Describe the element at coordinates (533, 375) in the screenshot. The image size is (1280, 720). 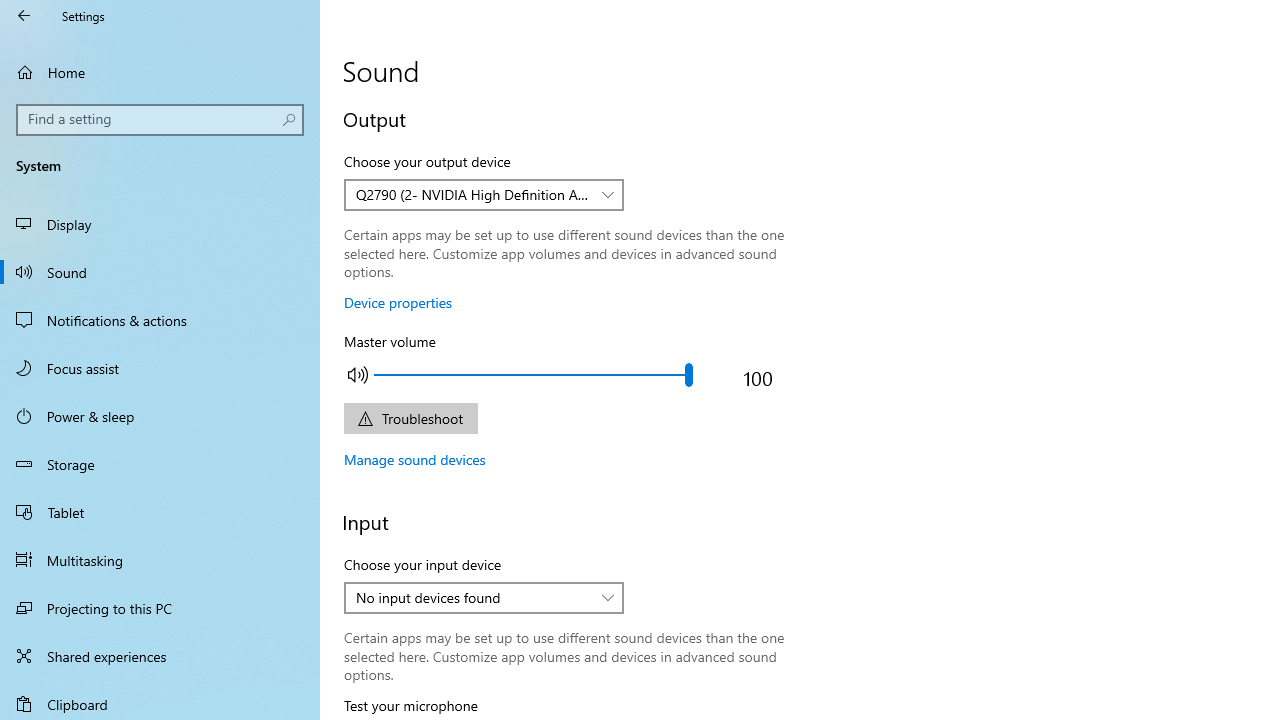
I see `'Adjust the master output volume'` at that location.